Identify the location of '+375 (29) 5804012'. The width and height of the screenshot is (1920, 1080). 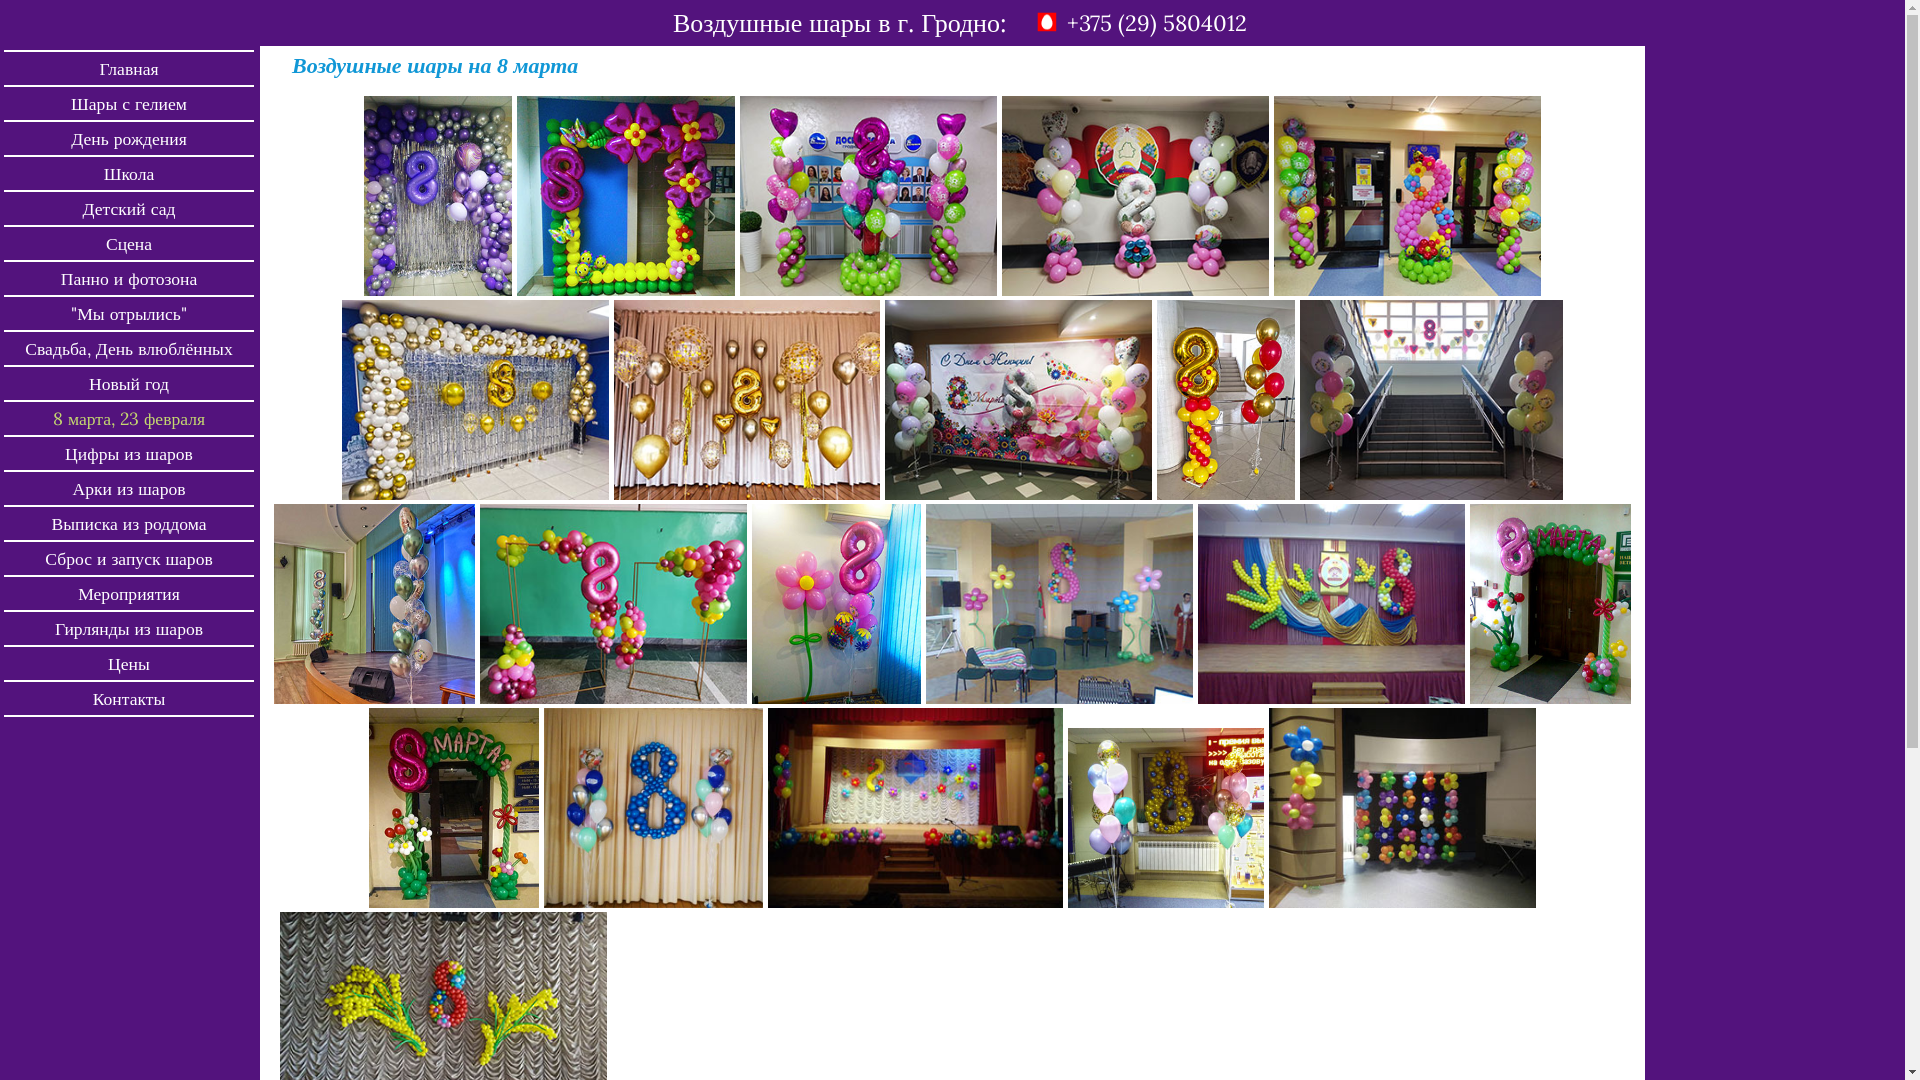
(1156, 23).